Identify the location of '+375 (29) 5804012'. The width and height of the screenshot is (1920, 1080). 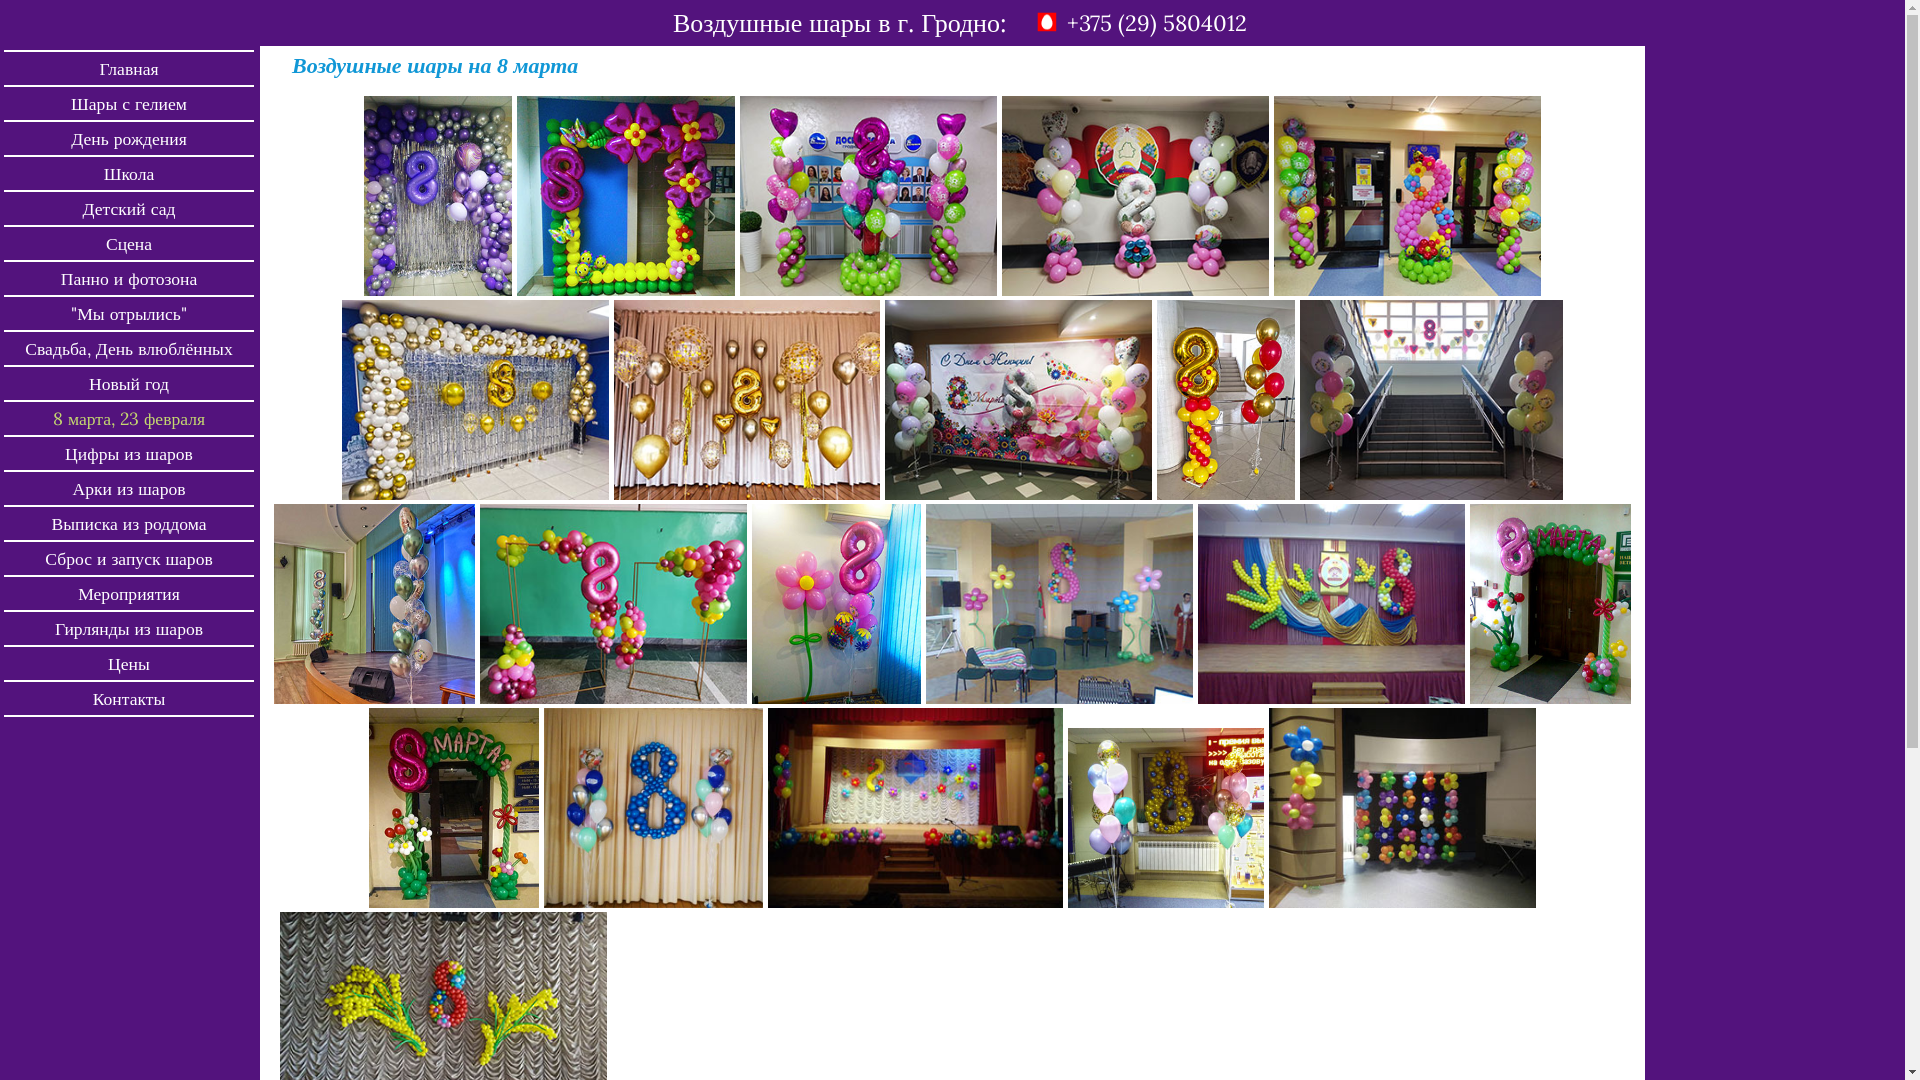
(1156, 23).